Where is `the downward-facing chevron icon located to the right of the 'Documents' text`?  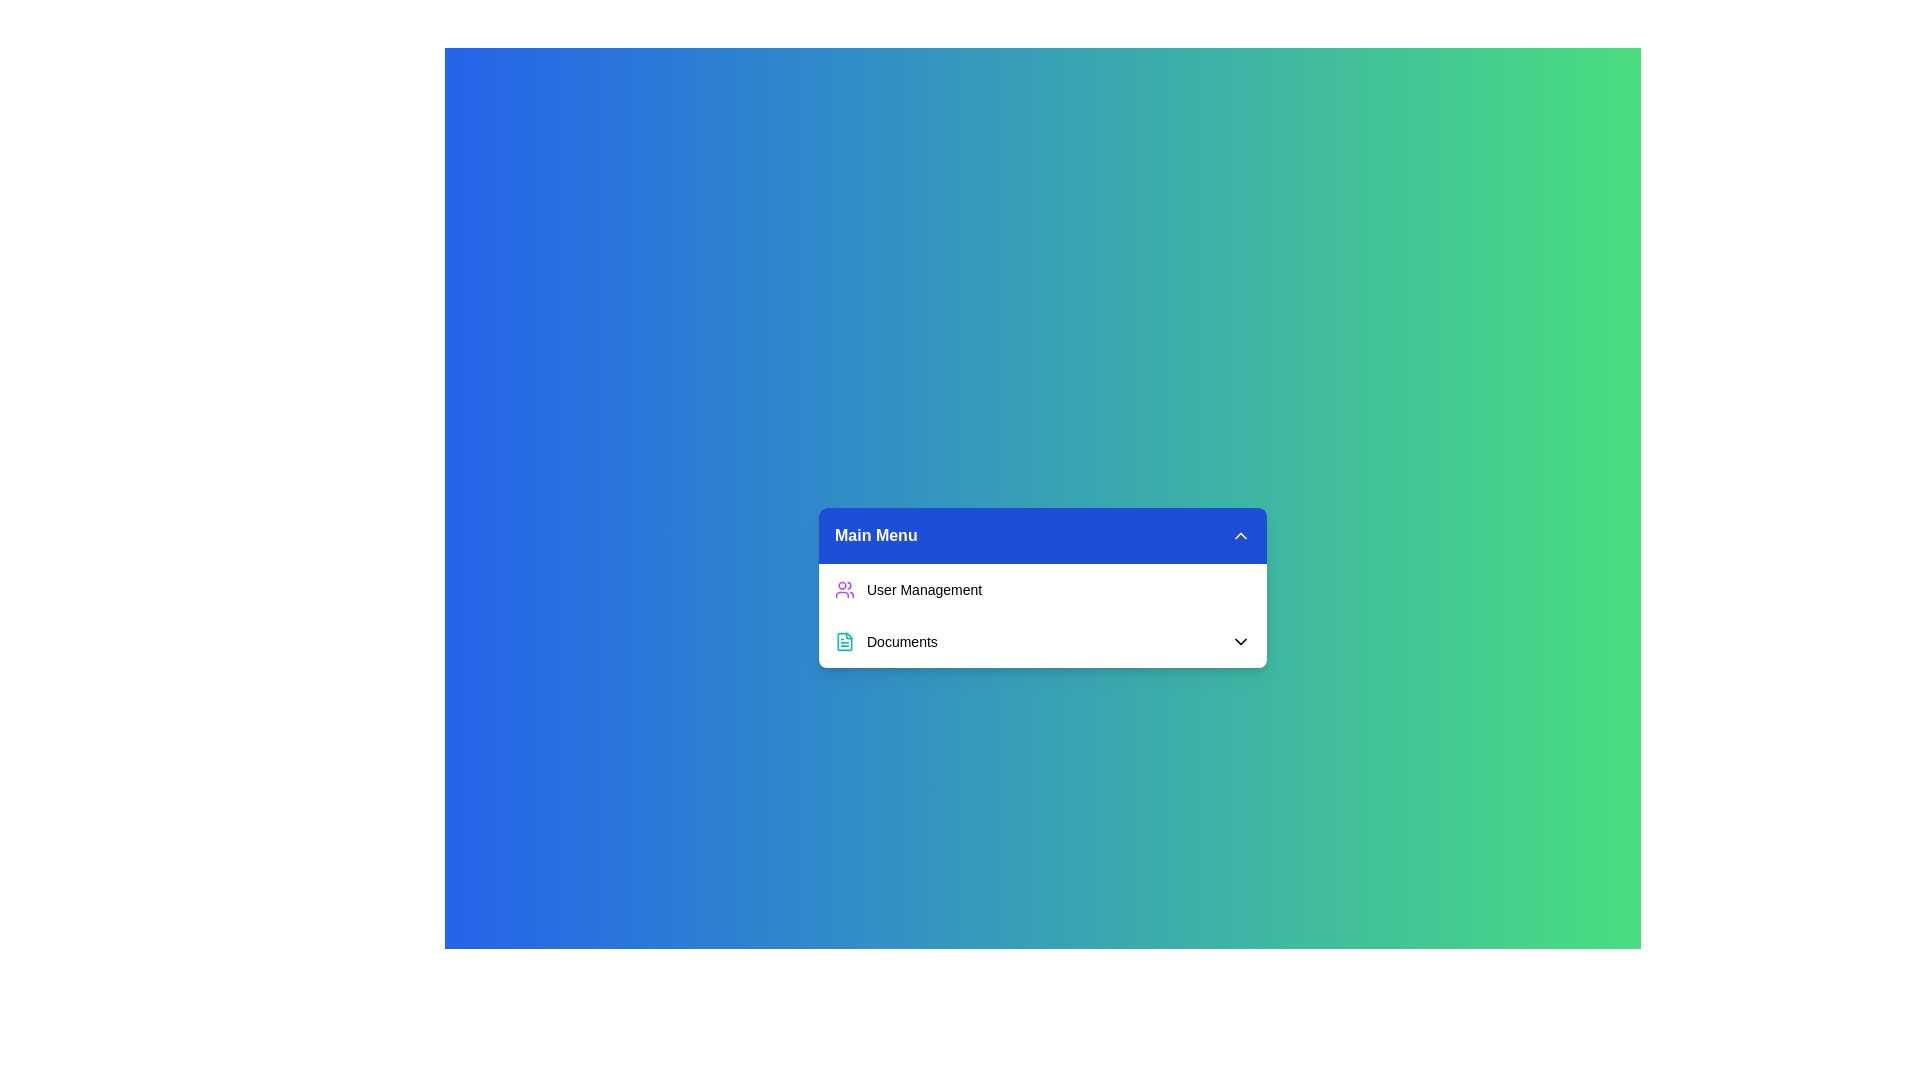
the downward-facing chevron icon located to the right of the 'Documents' text is located at coordinates (1240, 641).